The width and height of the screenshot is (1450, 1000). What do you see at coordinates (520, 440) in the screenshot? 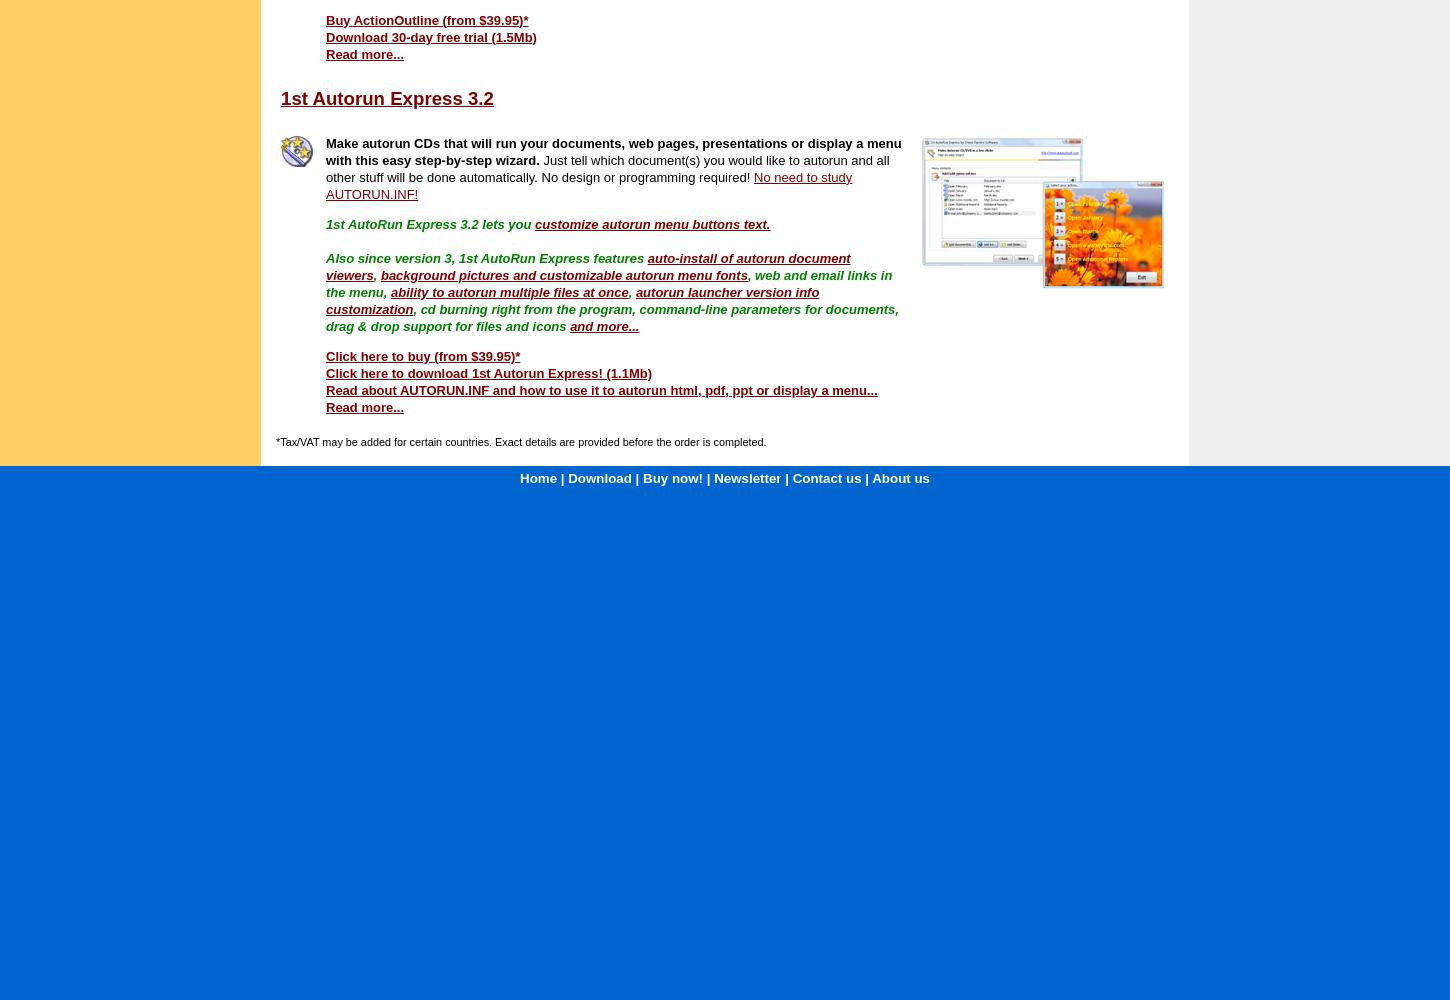
I see `'*Tax/VAT may be added for certain countries. Exact details are provided before the order is completed.'` at bounding box center [520, 440].